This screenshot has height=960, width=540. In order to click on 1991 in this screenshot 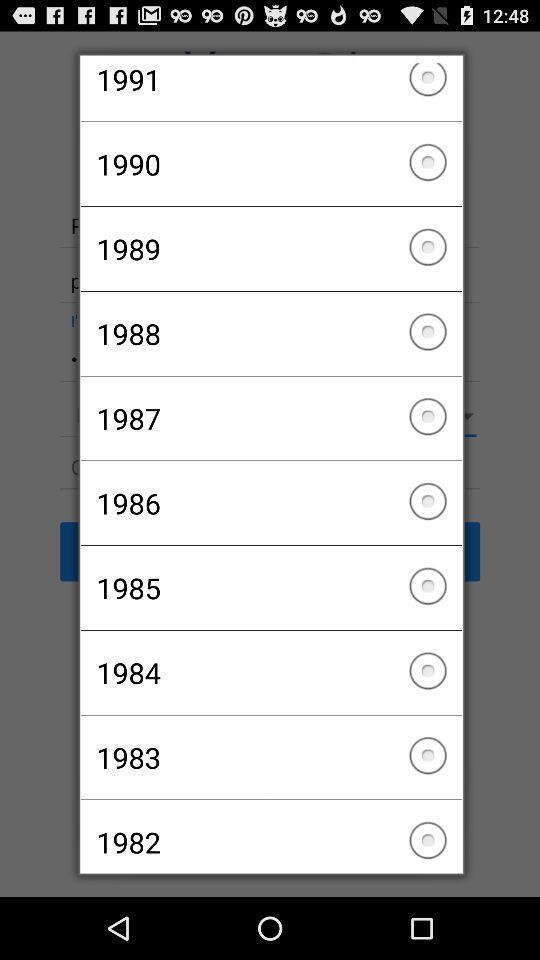, I will do `click(270, 92)`.